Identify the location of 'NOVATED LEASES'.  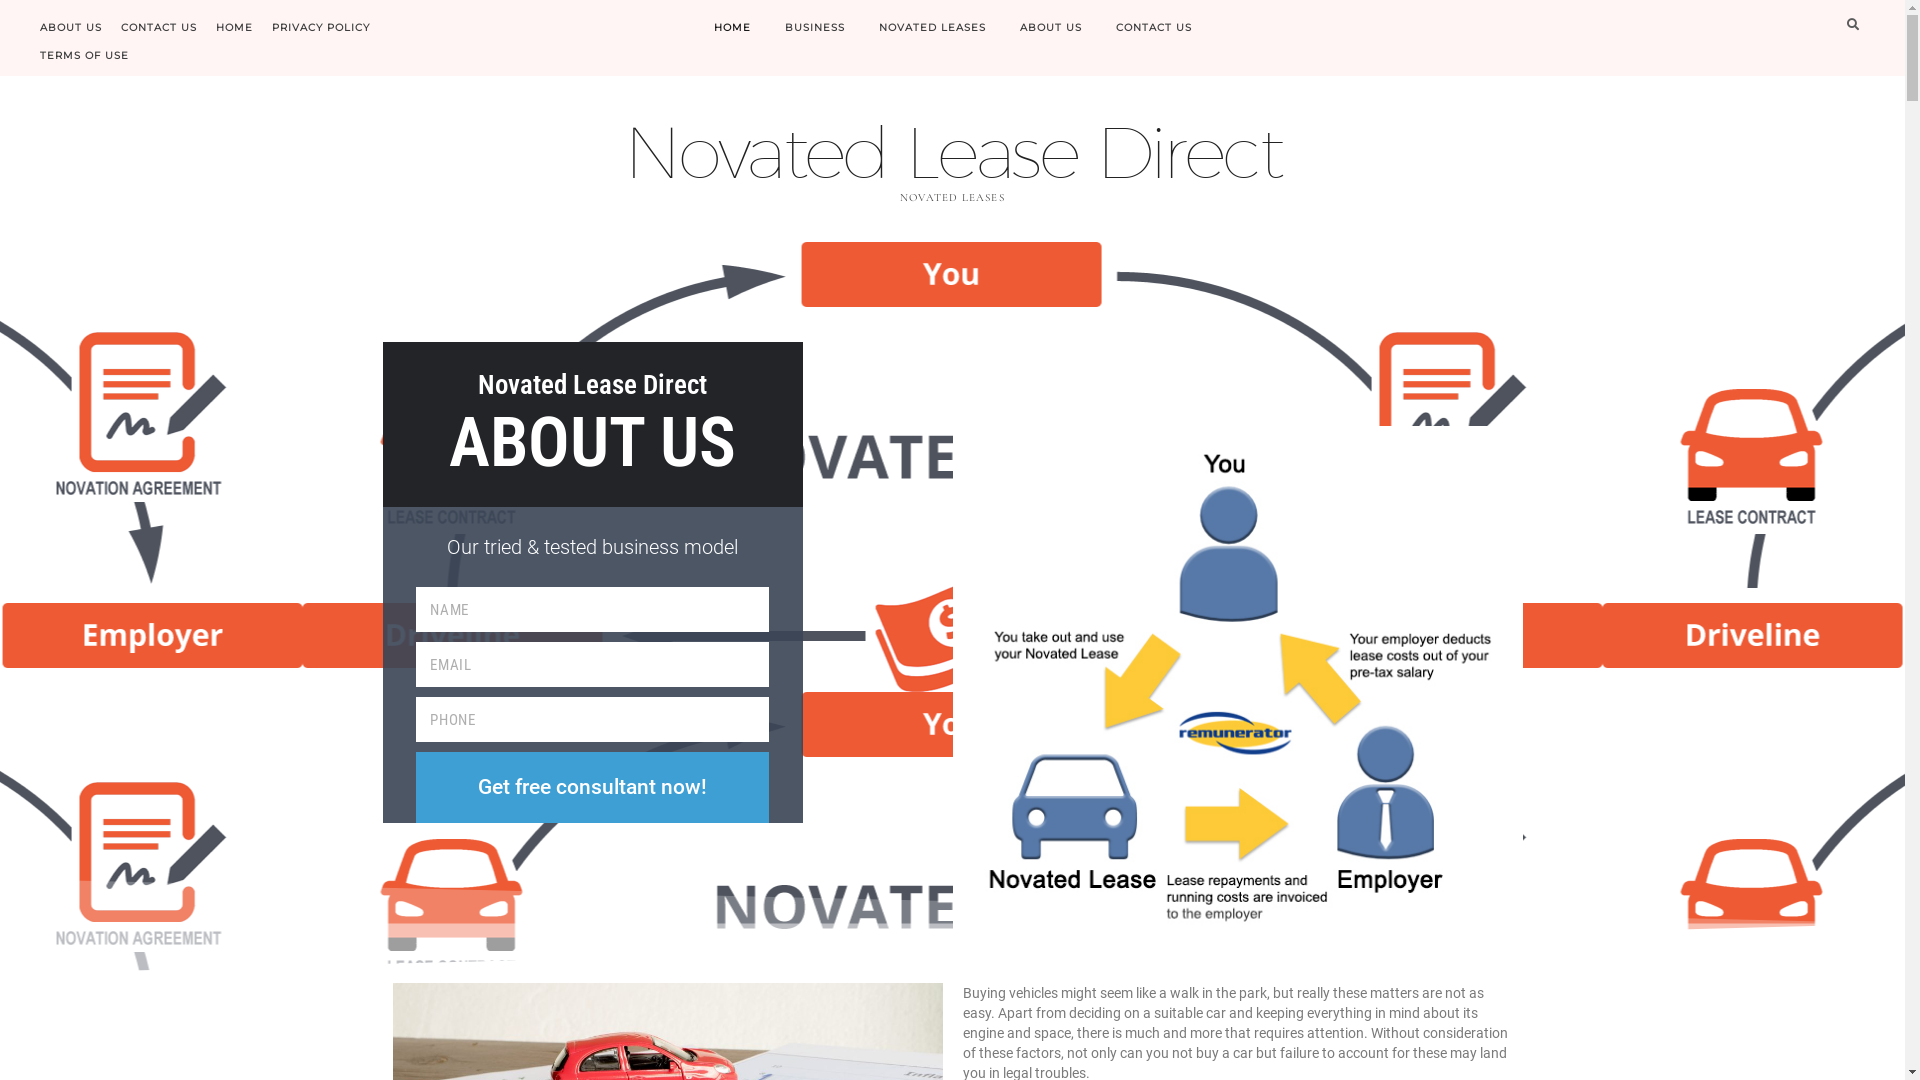
(931, 27).